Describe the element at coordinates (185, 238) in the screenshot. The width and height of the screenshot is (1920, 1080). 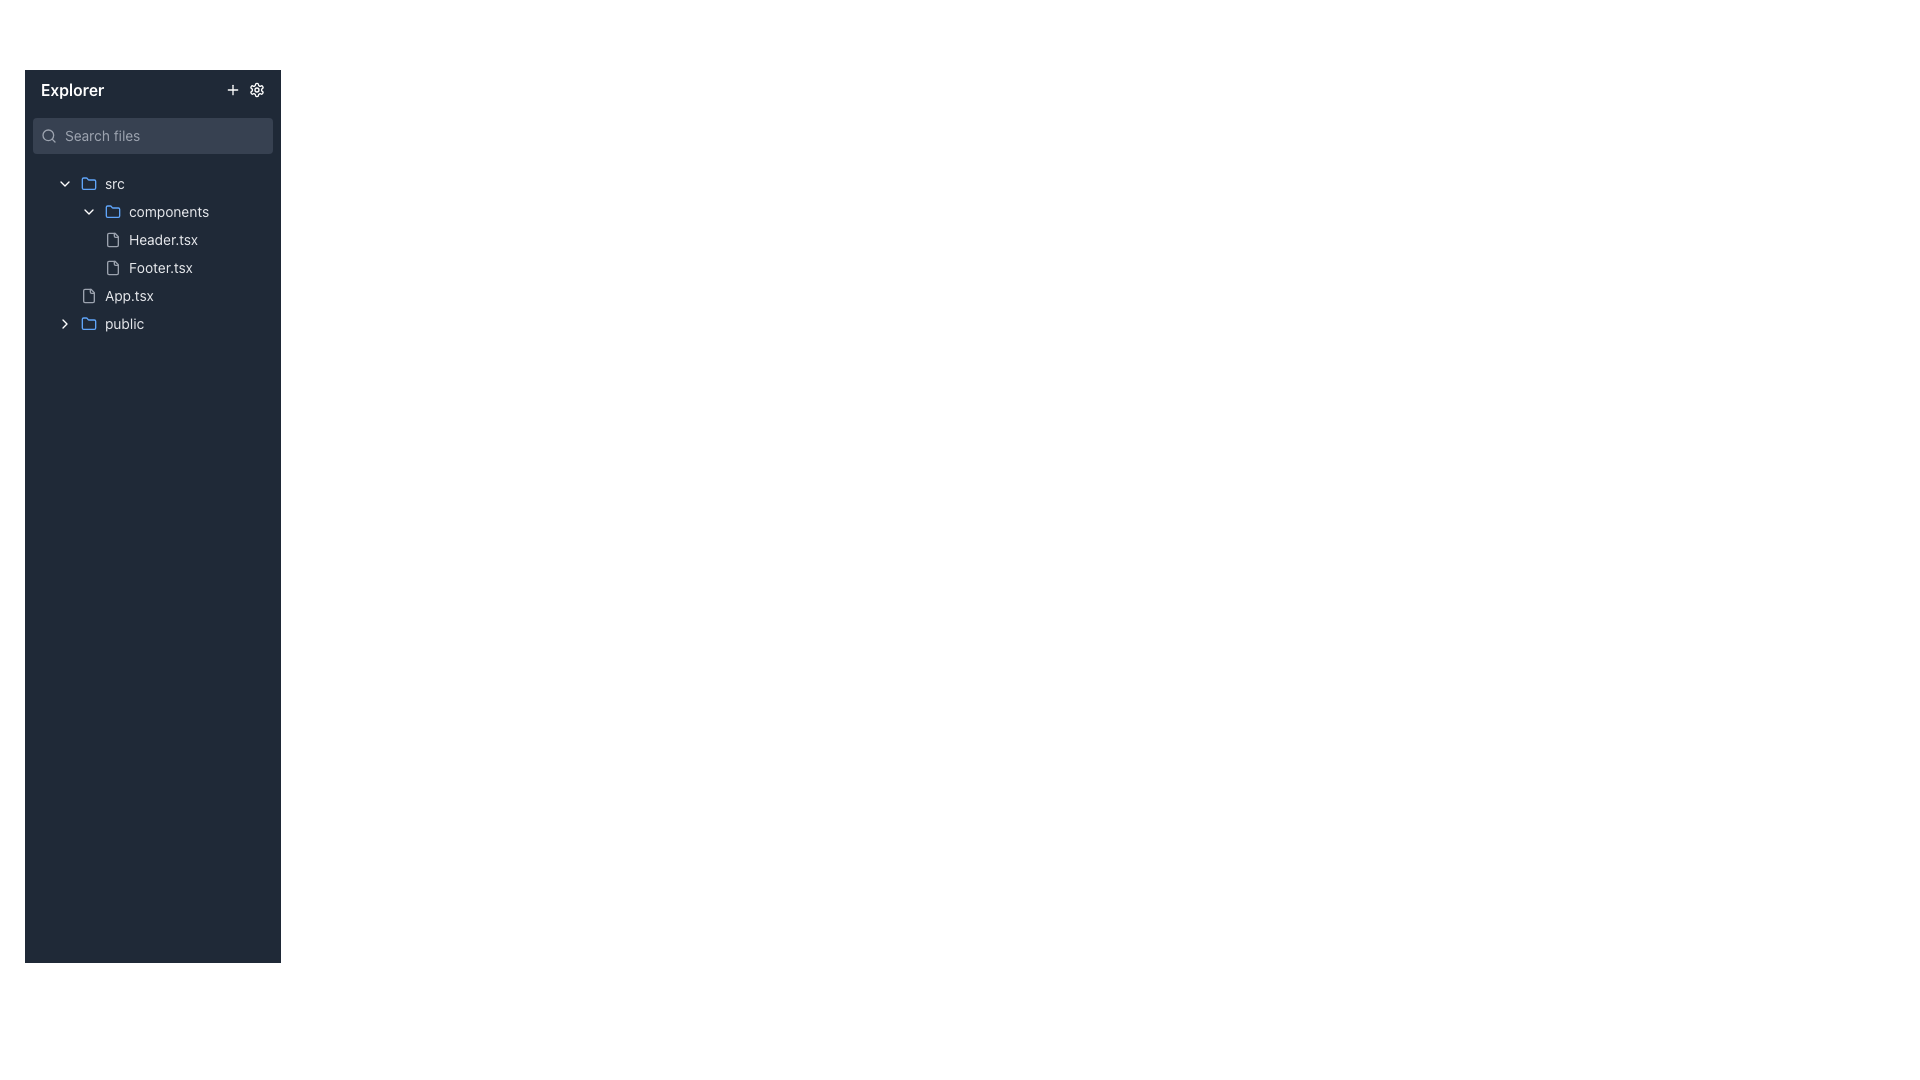
I see `the 'Header.tsx' text element in the file explorer sidebar` at that location.